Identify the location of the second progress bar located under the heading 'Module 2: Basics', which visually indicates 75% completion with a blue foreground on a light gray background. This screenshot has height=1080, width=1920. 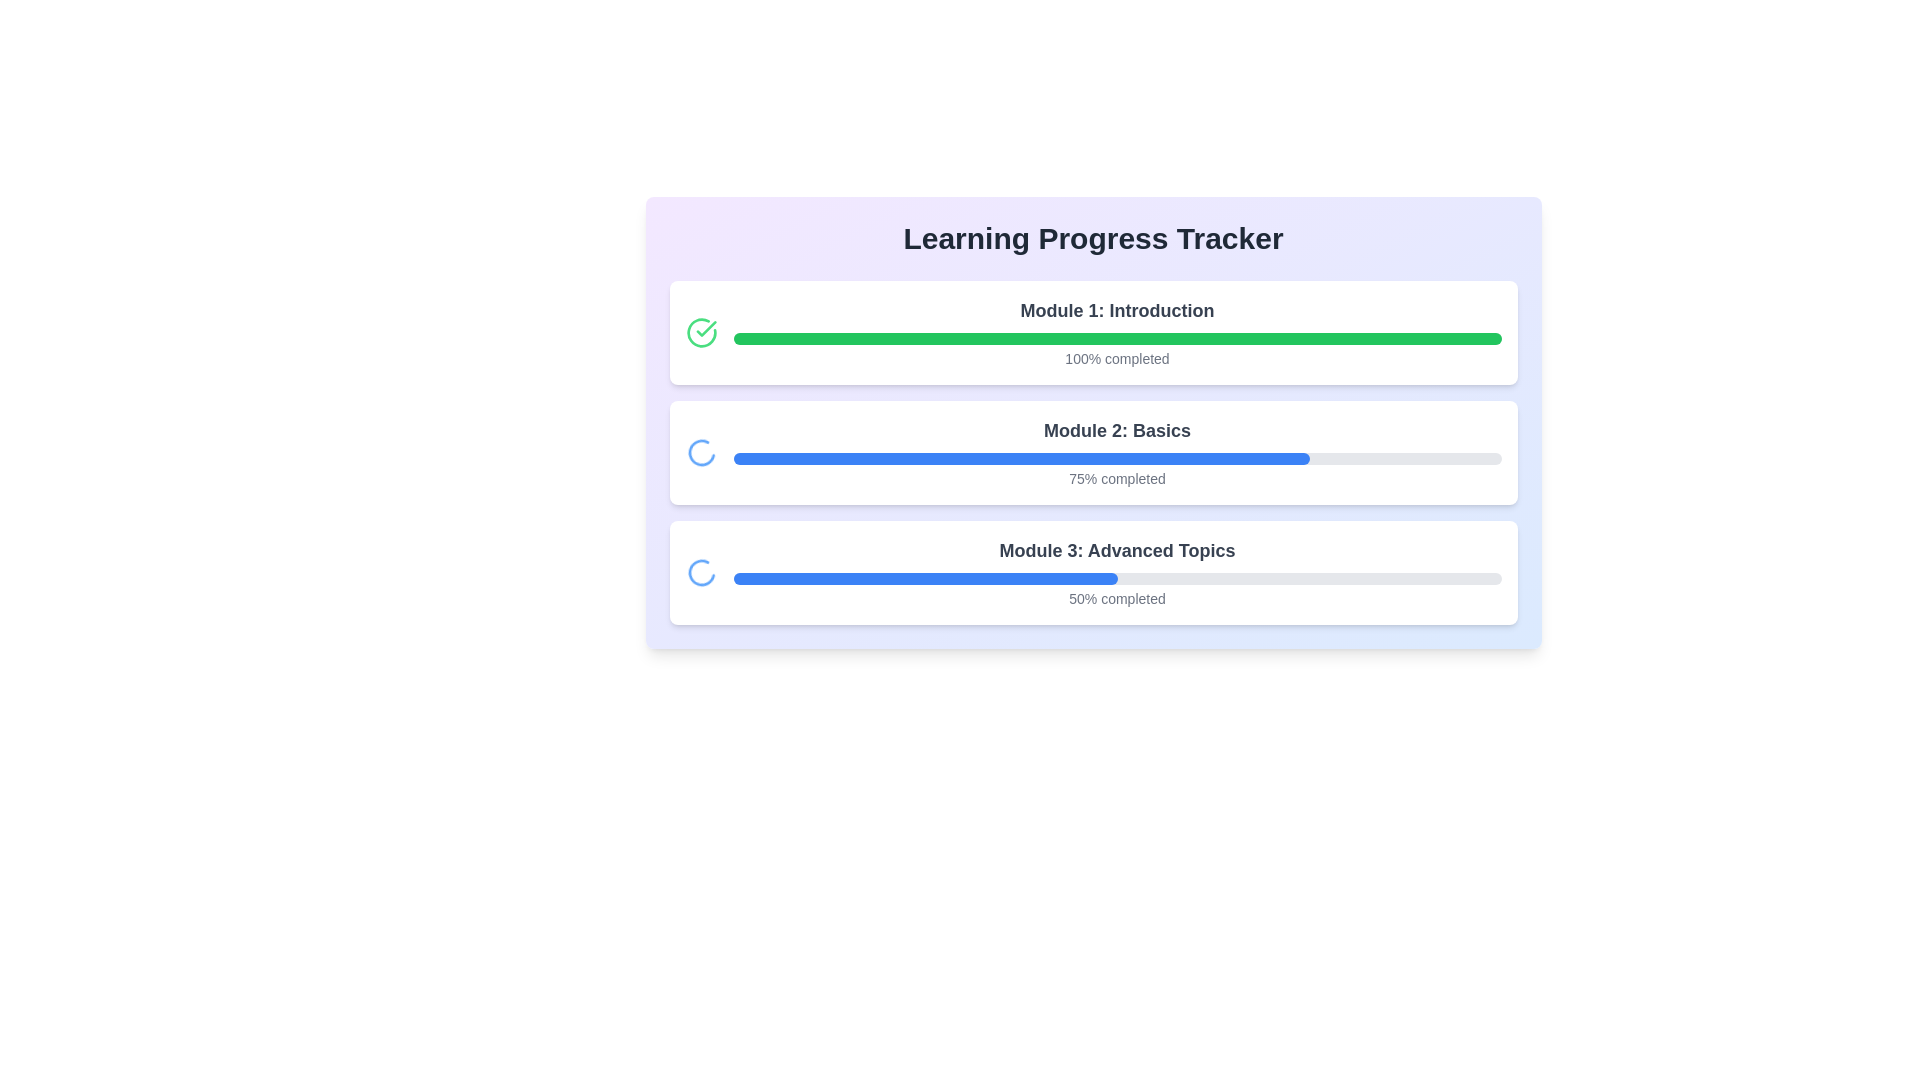
(1116, 459).